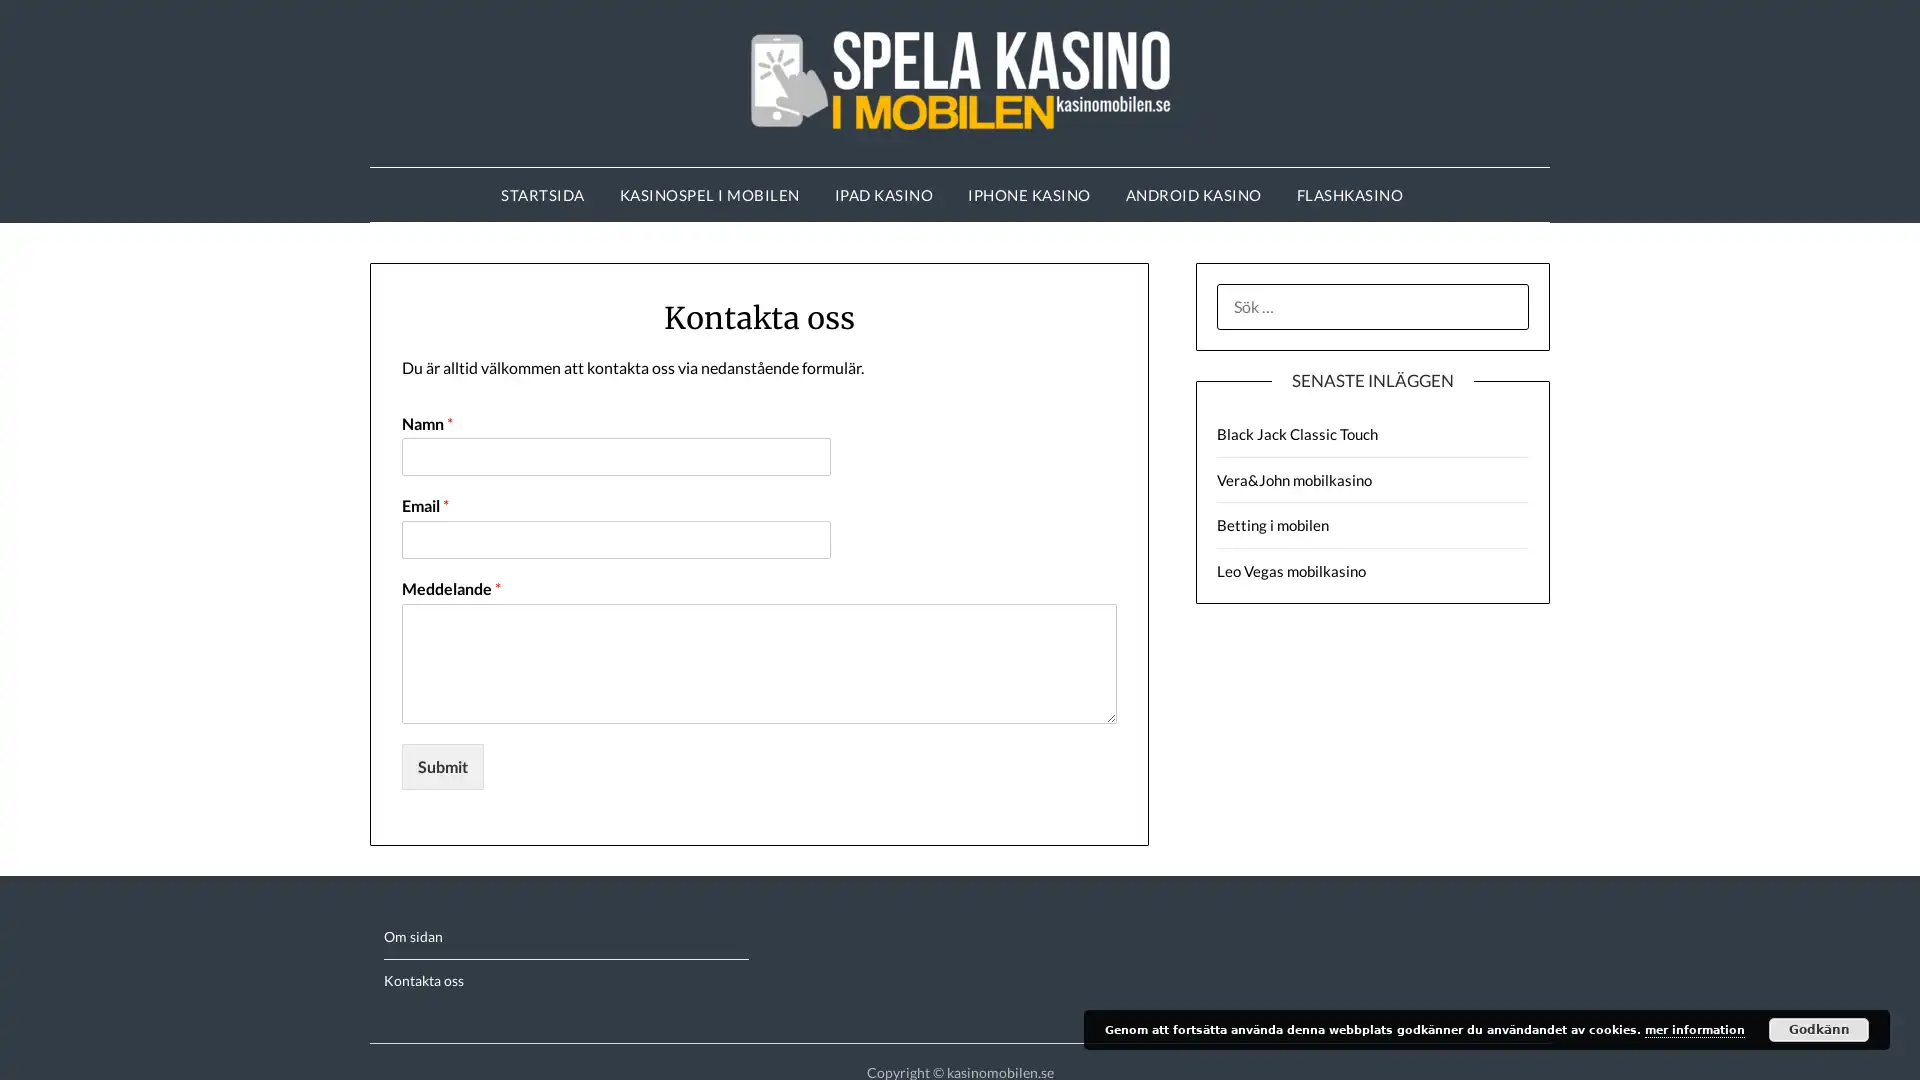 This screenshot has height=1080, width=1920. What do you see at coordinates (1819, 1029) in the screenshot?
I see `Godkann` at bounding box center [1819, 1029].